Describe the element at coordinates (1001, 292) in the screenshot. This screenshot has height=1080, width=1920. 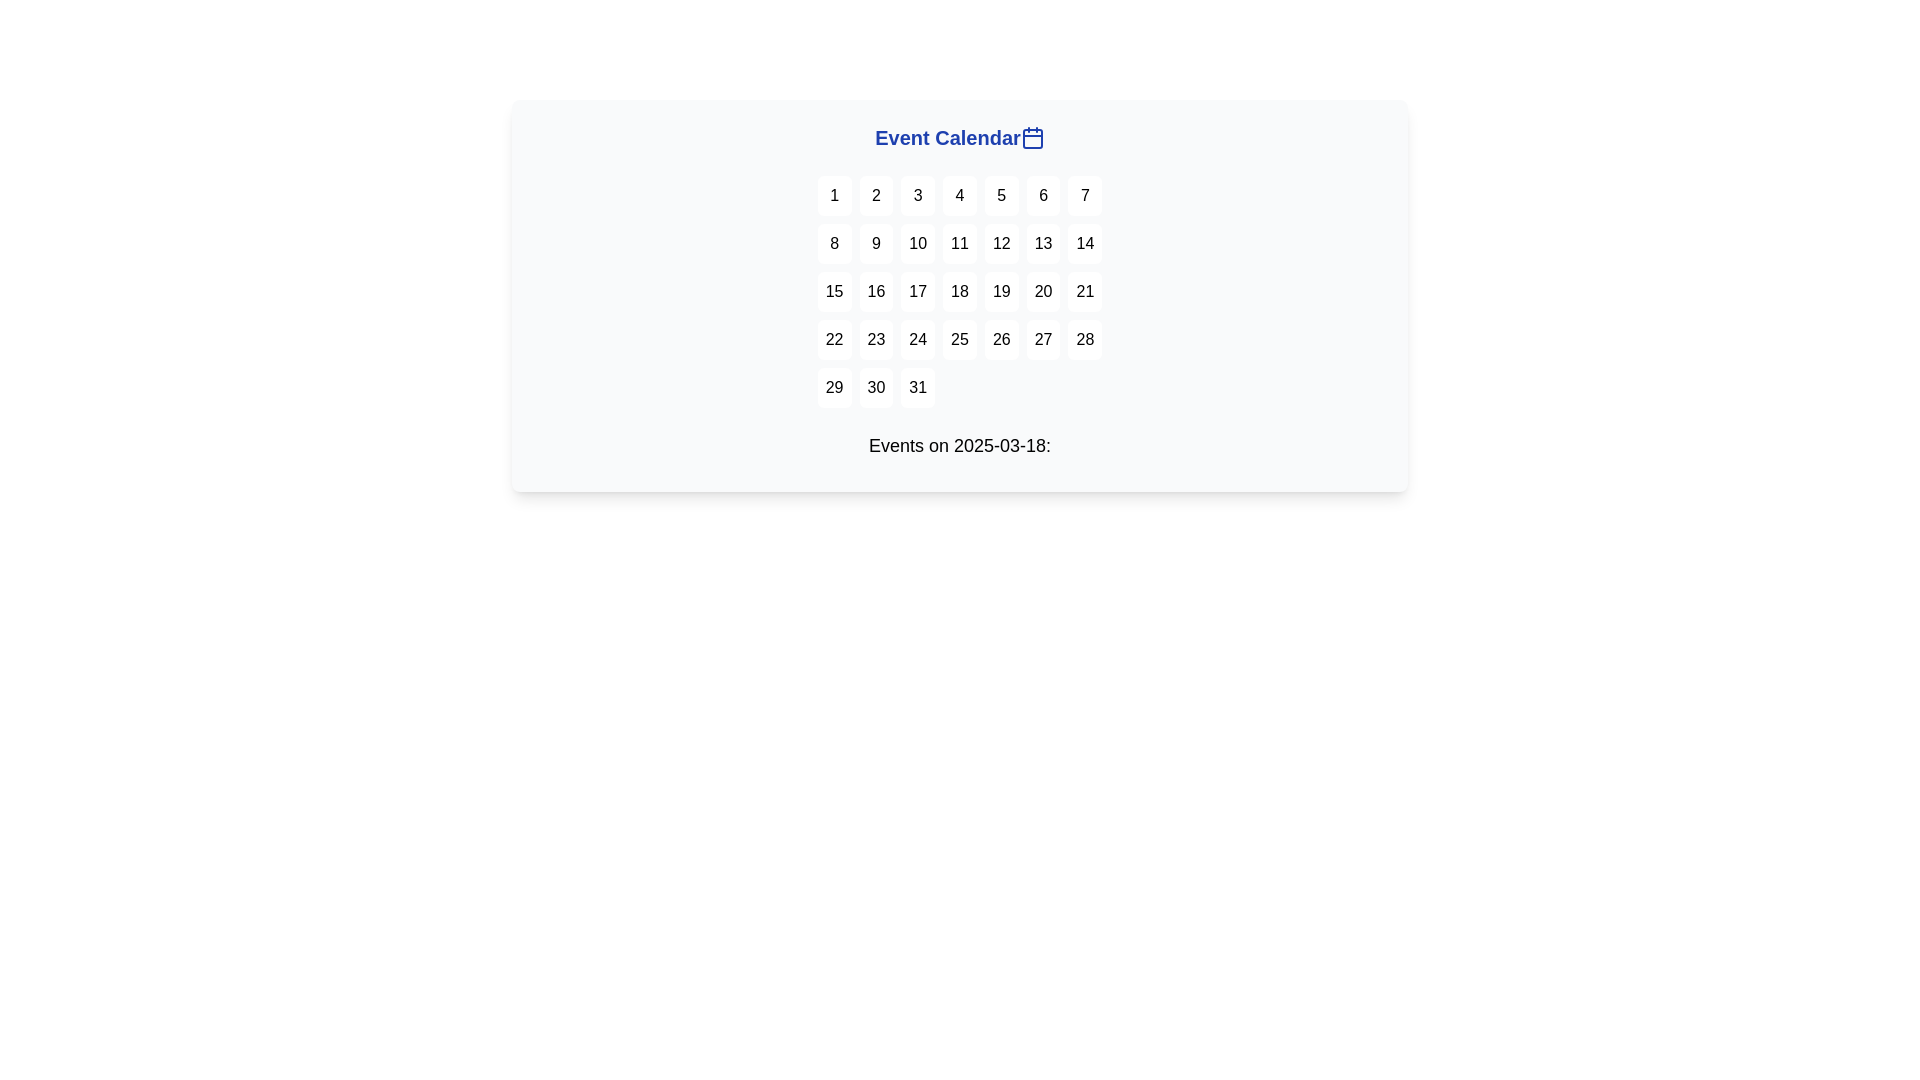
I see `the button labeled '19' in the Event Calendar` at that location.